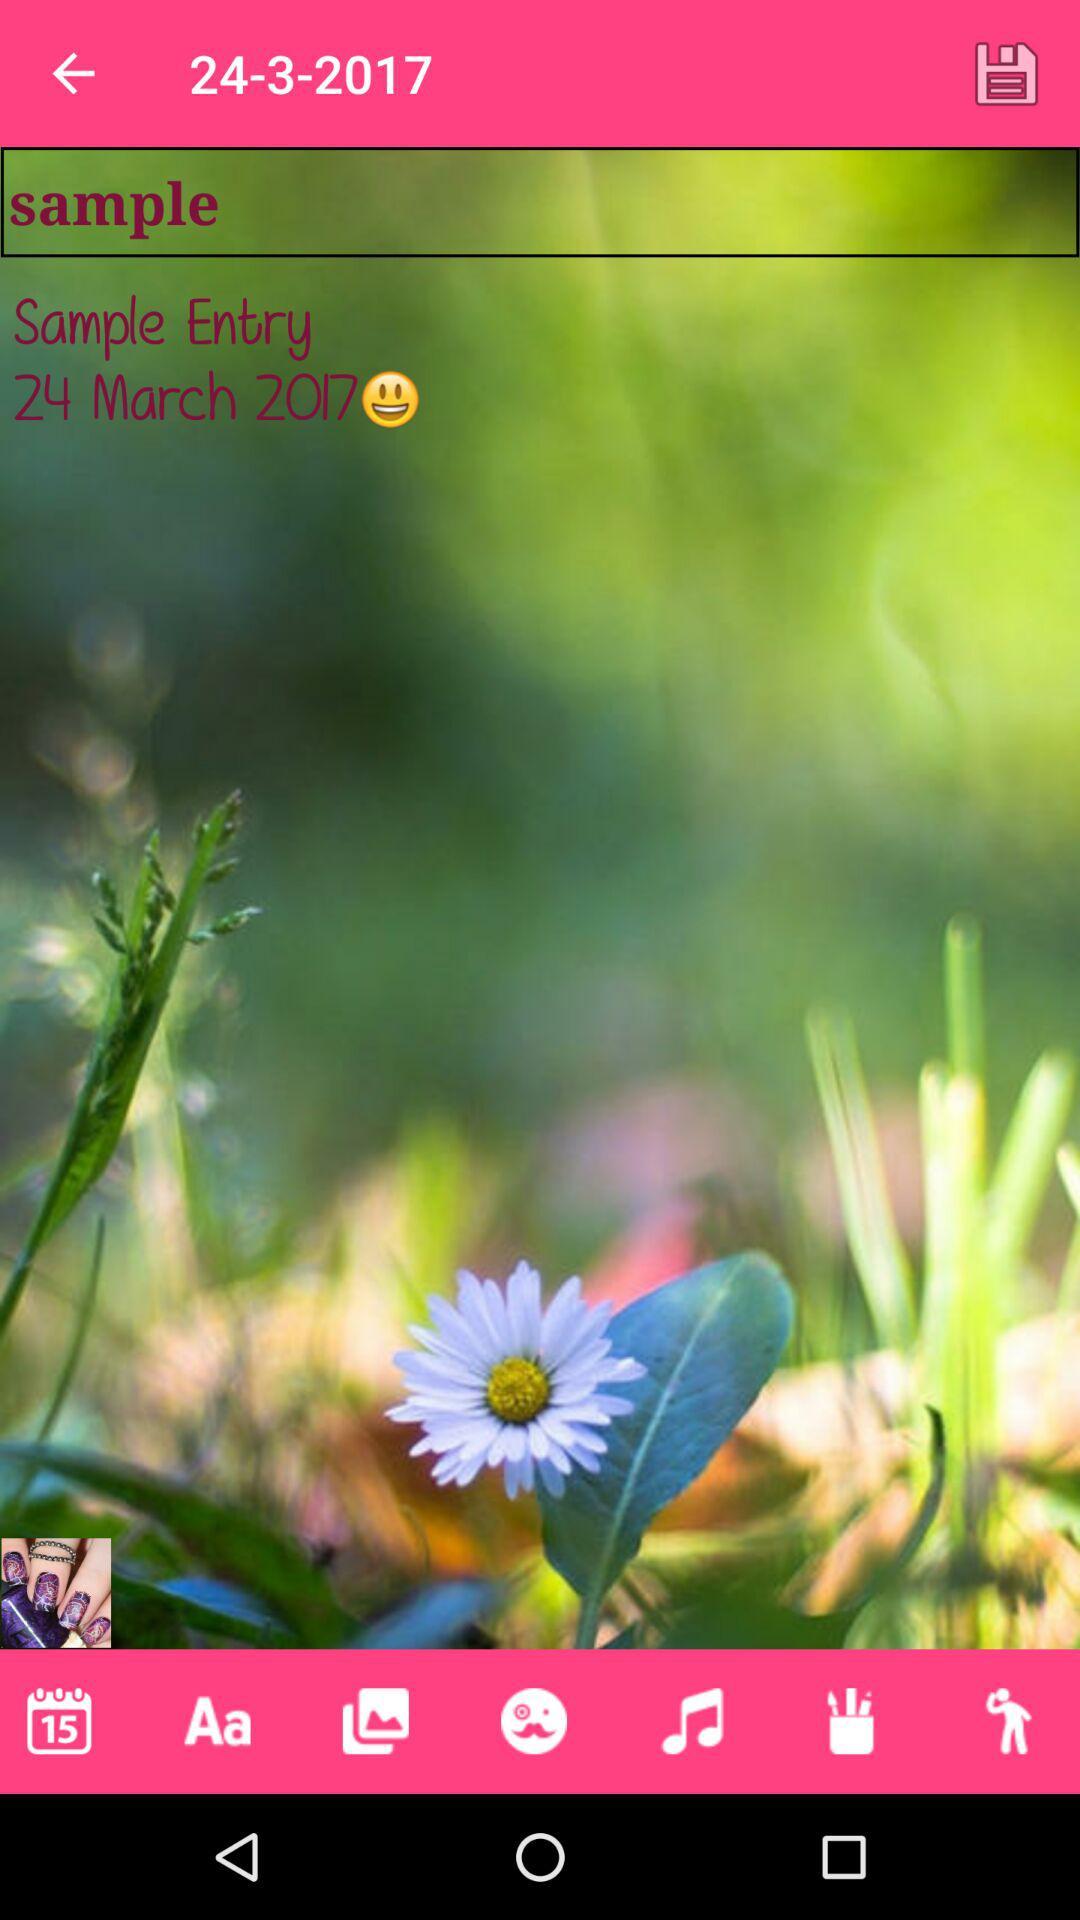 The width and height of the screenshot is (1080, 1920). Describe the element at coordinates (1006, 73) in the screenshot. I see `save` at that location.